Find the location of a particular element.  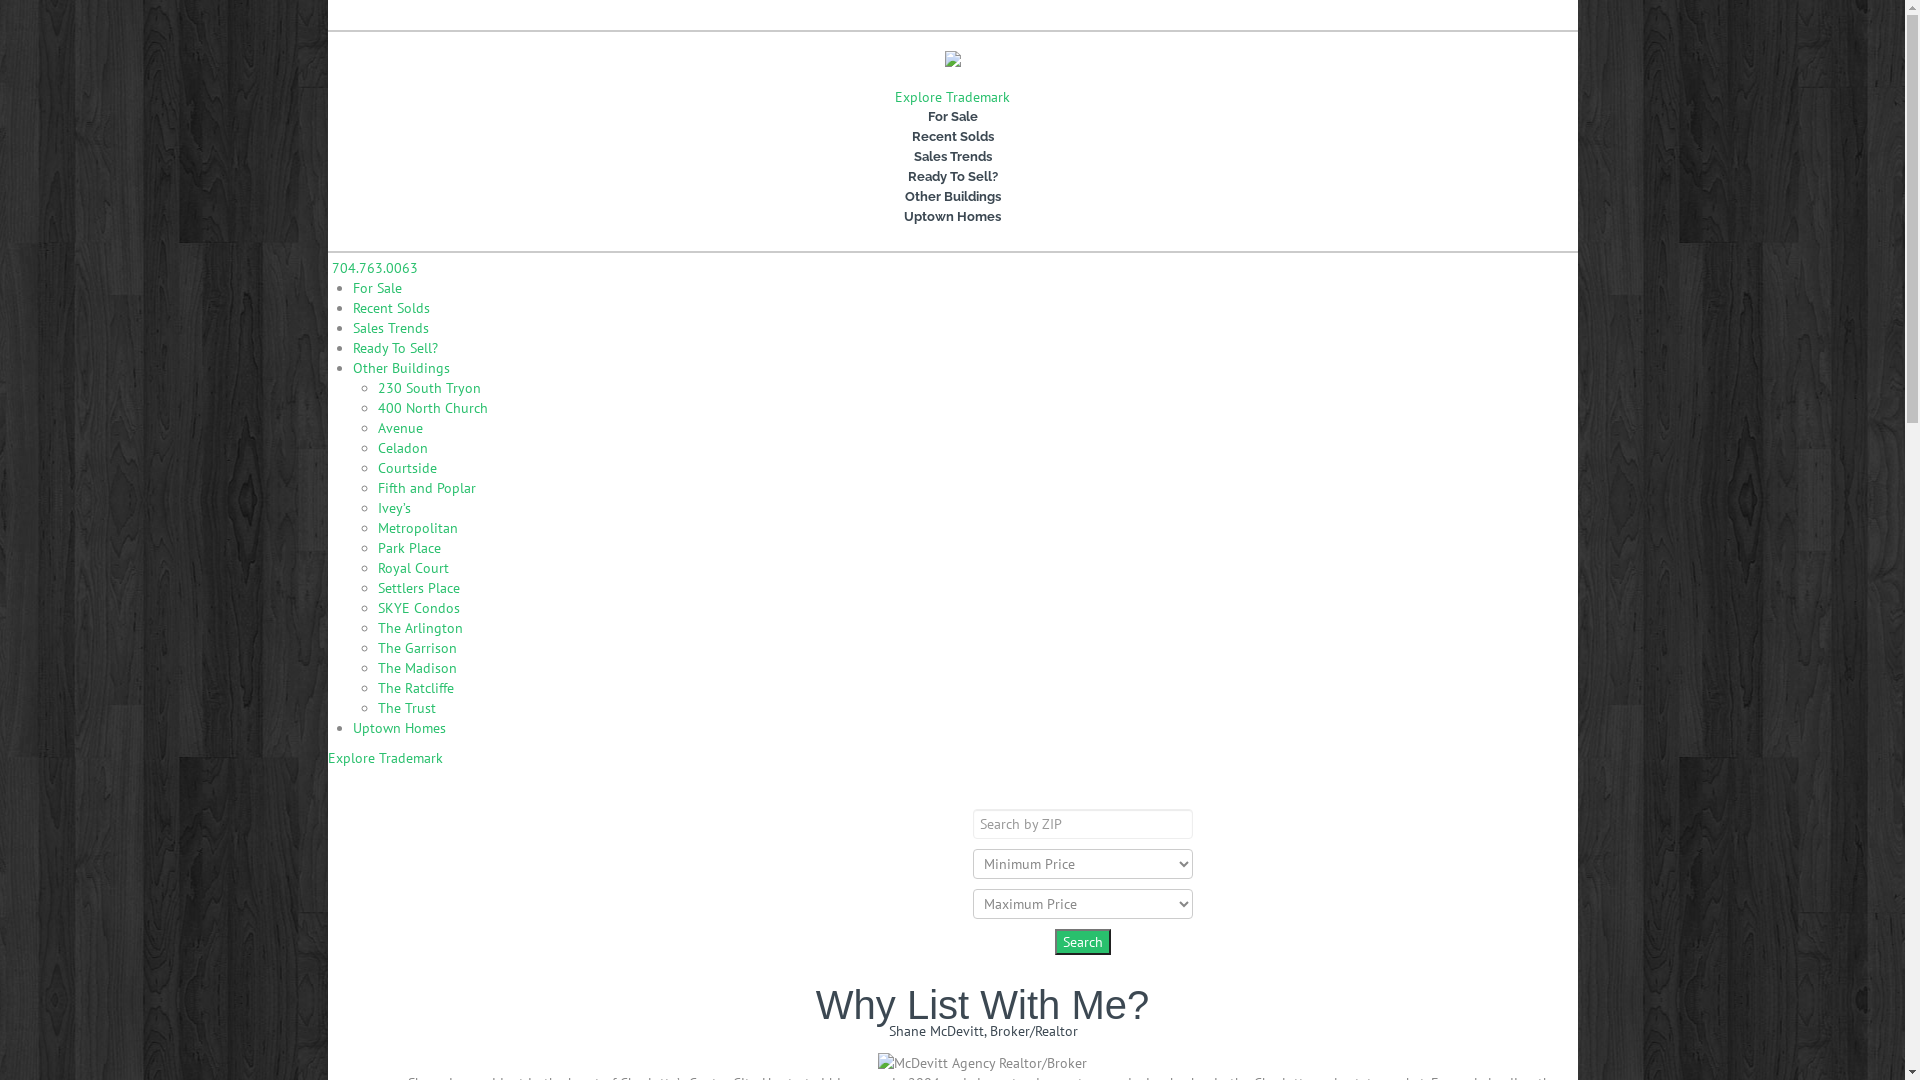

'Fifth and Poplar' is located at coordinates (426, 488).